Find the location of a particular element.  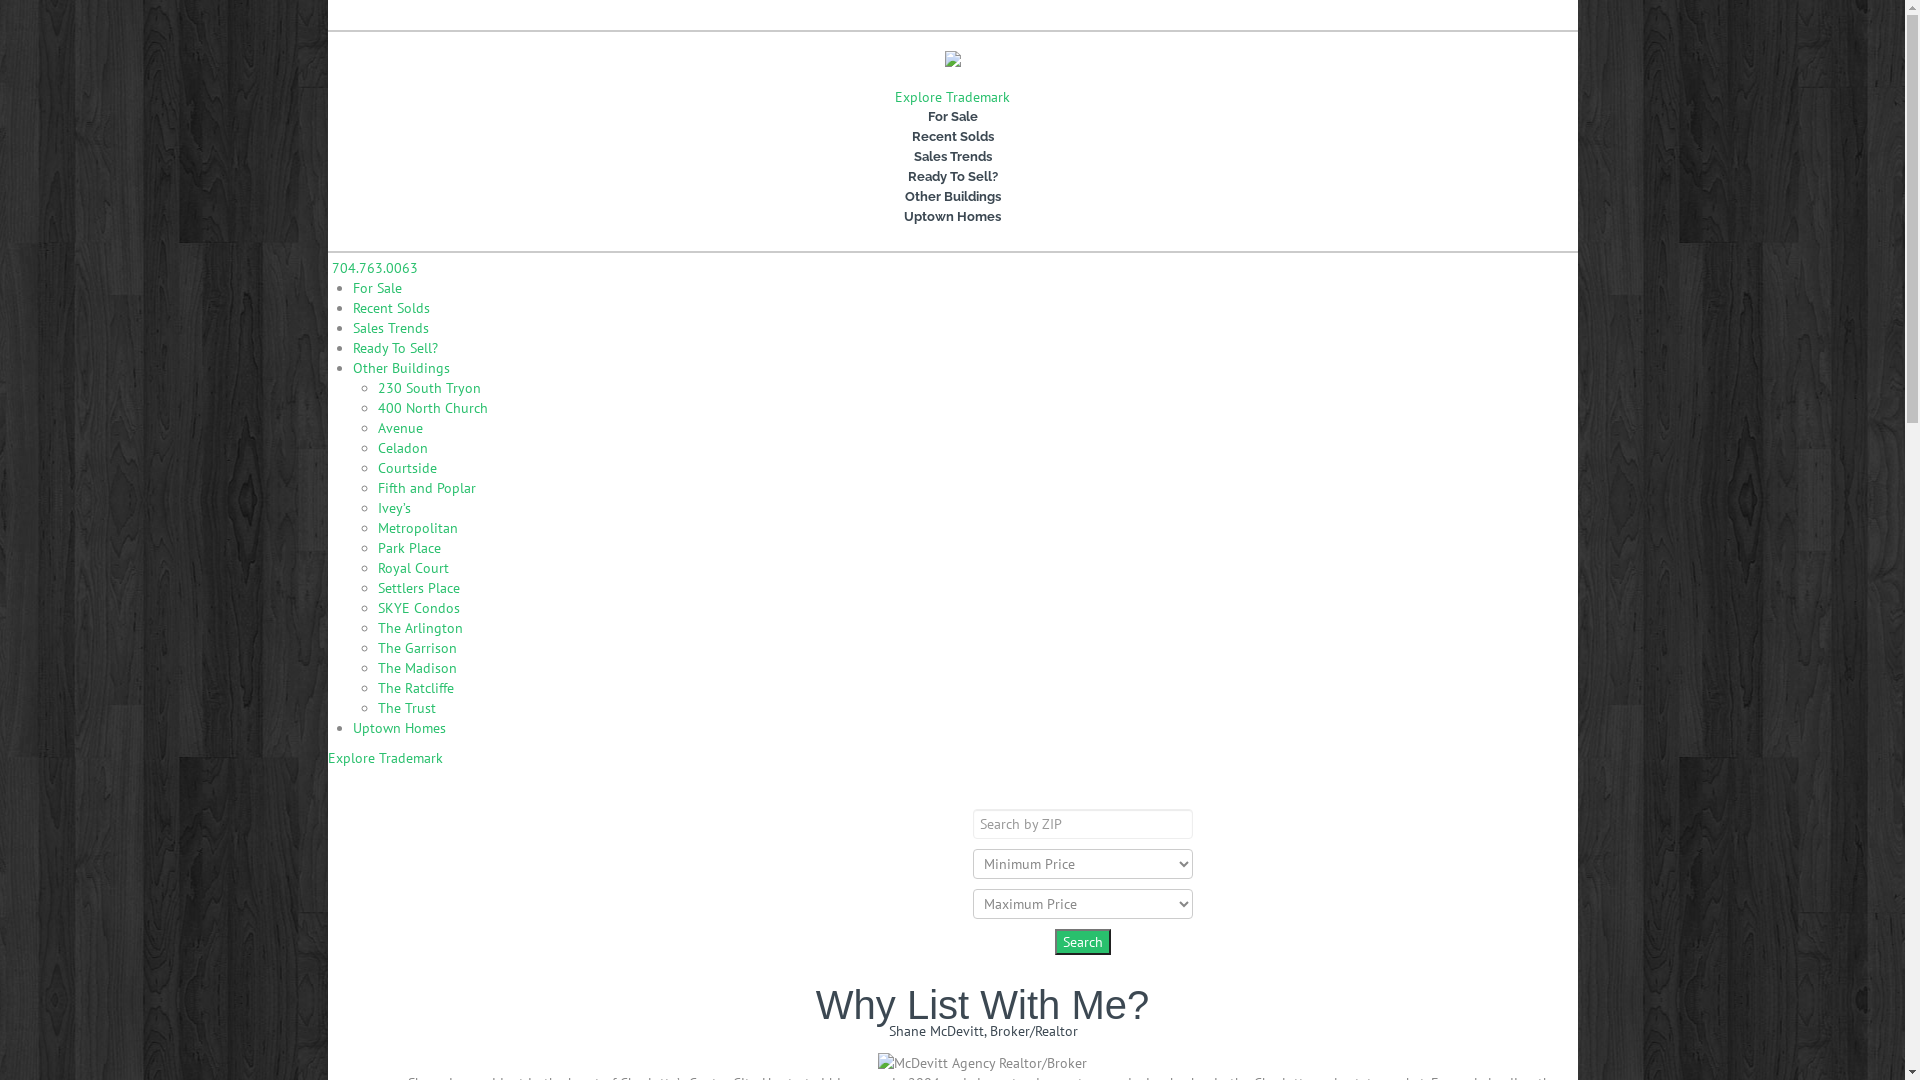

'Fifth and Poplar' is located at coordinates (426, 488).